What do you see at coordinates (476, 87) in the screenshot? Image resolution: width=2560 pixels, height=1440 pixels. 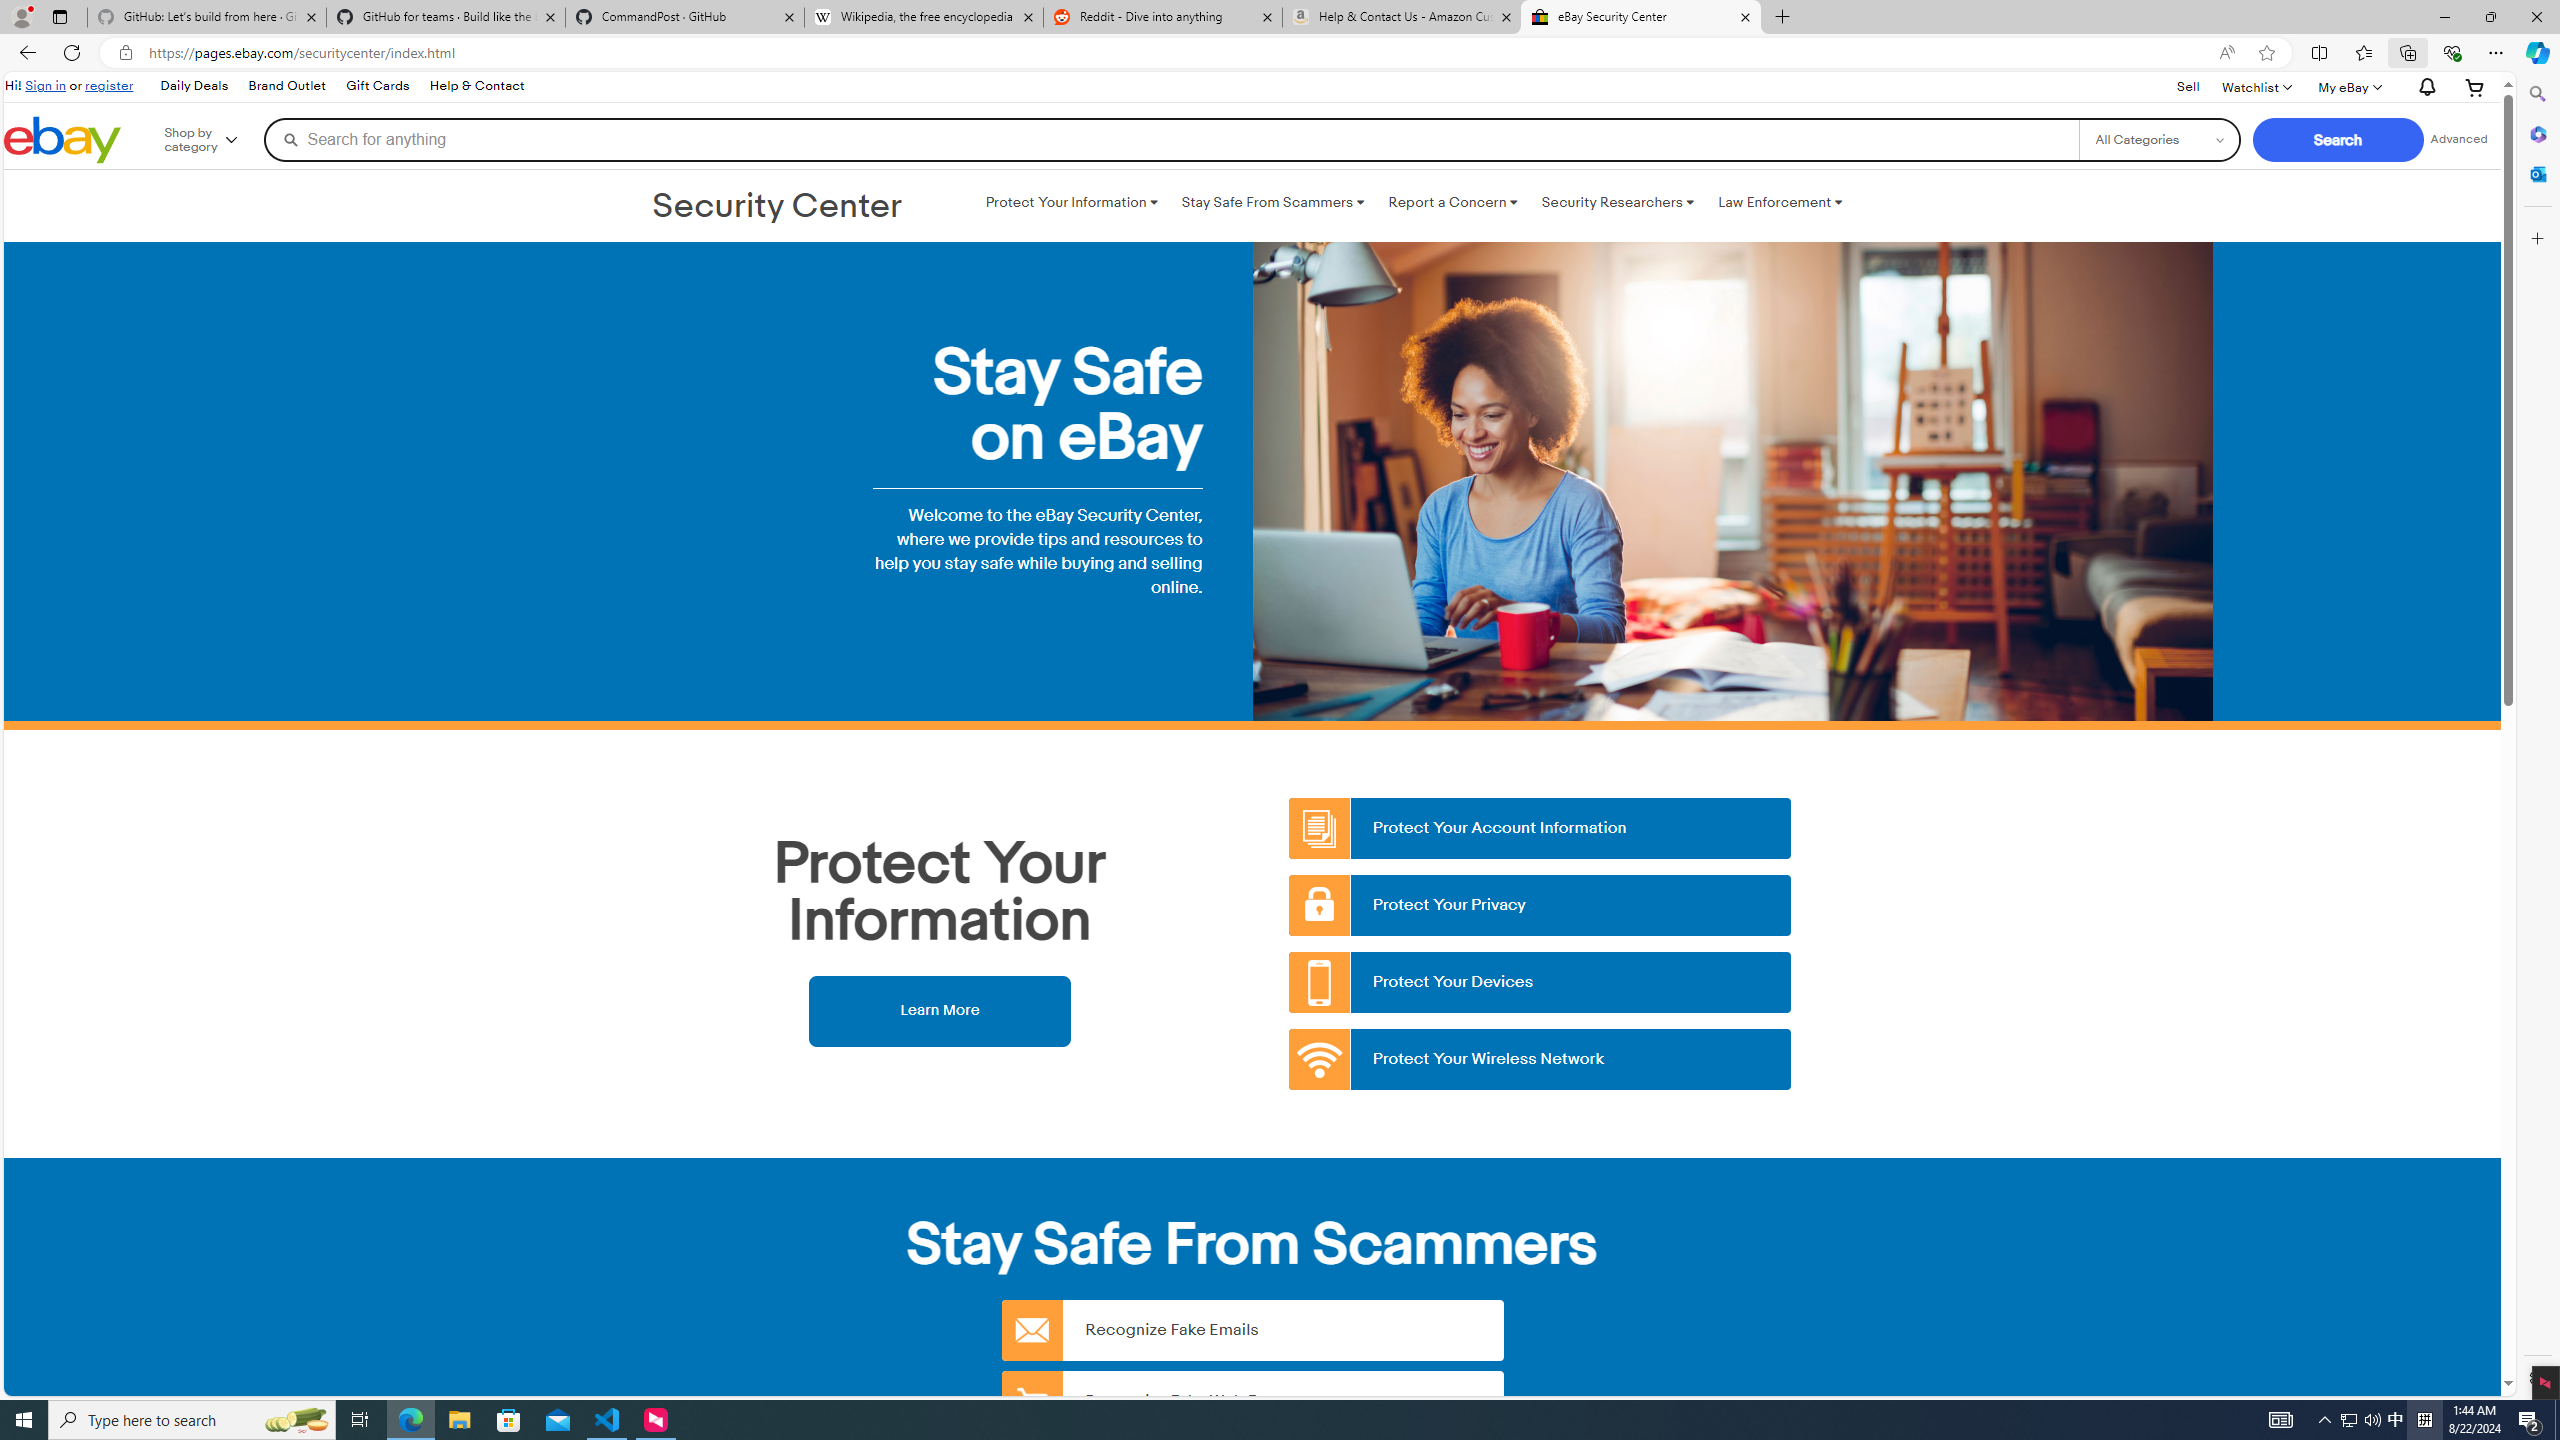 I see `'Help & Contact'` at bounding box center [476, 87].